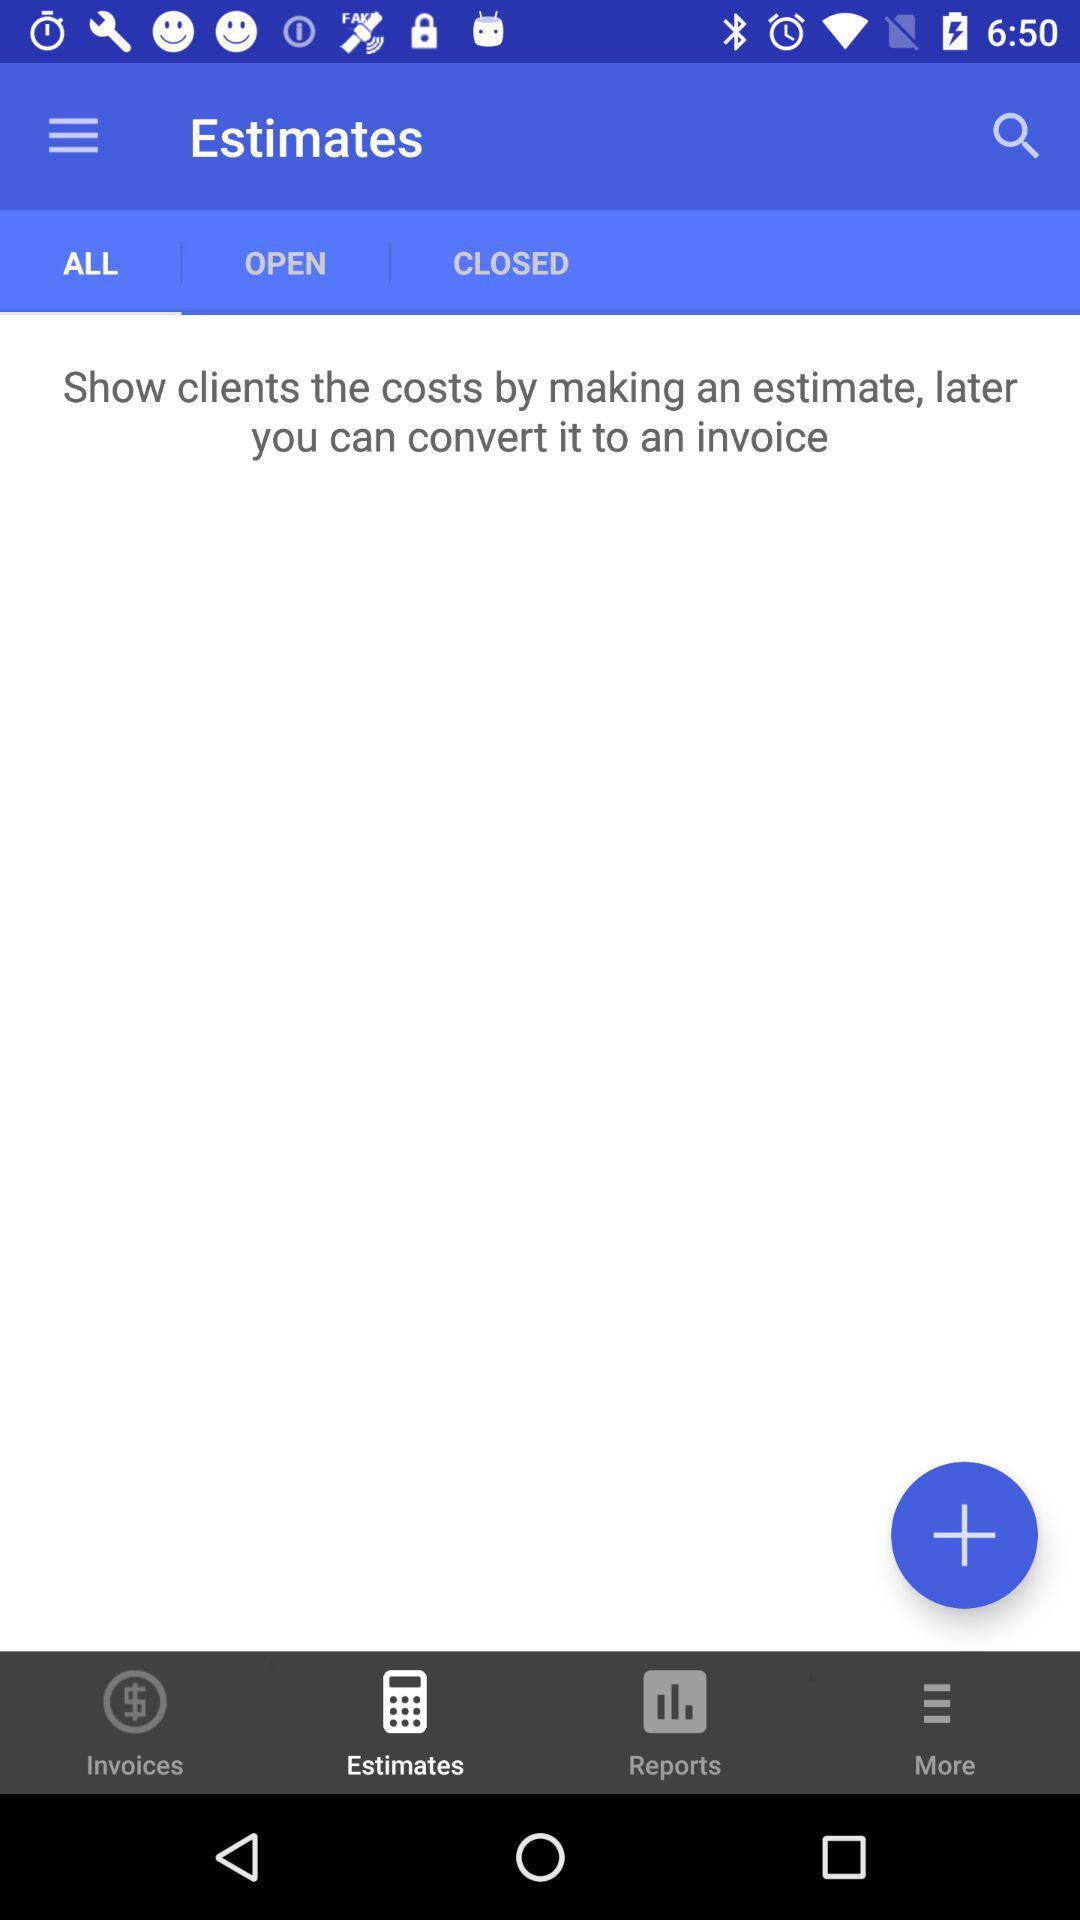 This screenshot has height=1920, width=1080. What do you see at coordinates (510, 261) in the screenshot?
I see `the closed icon` at bounding box center [510, 261].